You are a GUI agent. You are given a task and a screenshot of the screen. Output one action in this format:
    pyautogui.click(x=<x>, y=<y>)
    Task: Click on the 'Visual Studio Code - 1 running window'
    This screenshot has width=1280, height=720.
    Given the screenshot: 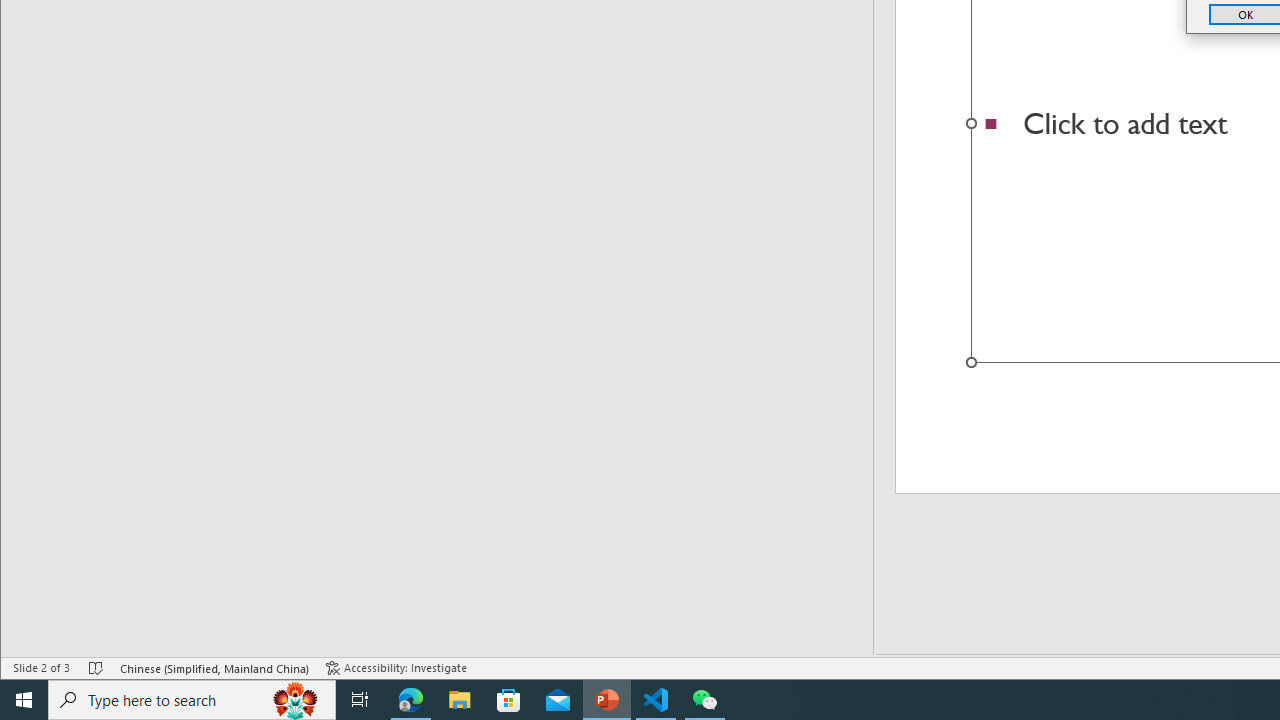 What is the action you would take?
    pyautogui.click(x=656, y=698)
    